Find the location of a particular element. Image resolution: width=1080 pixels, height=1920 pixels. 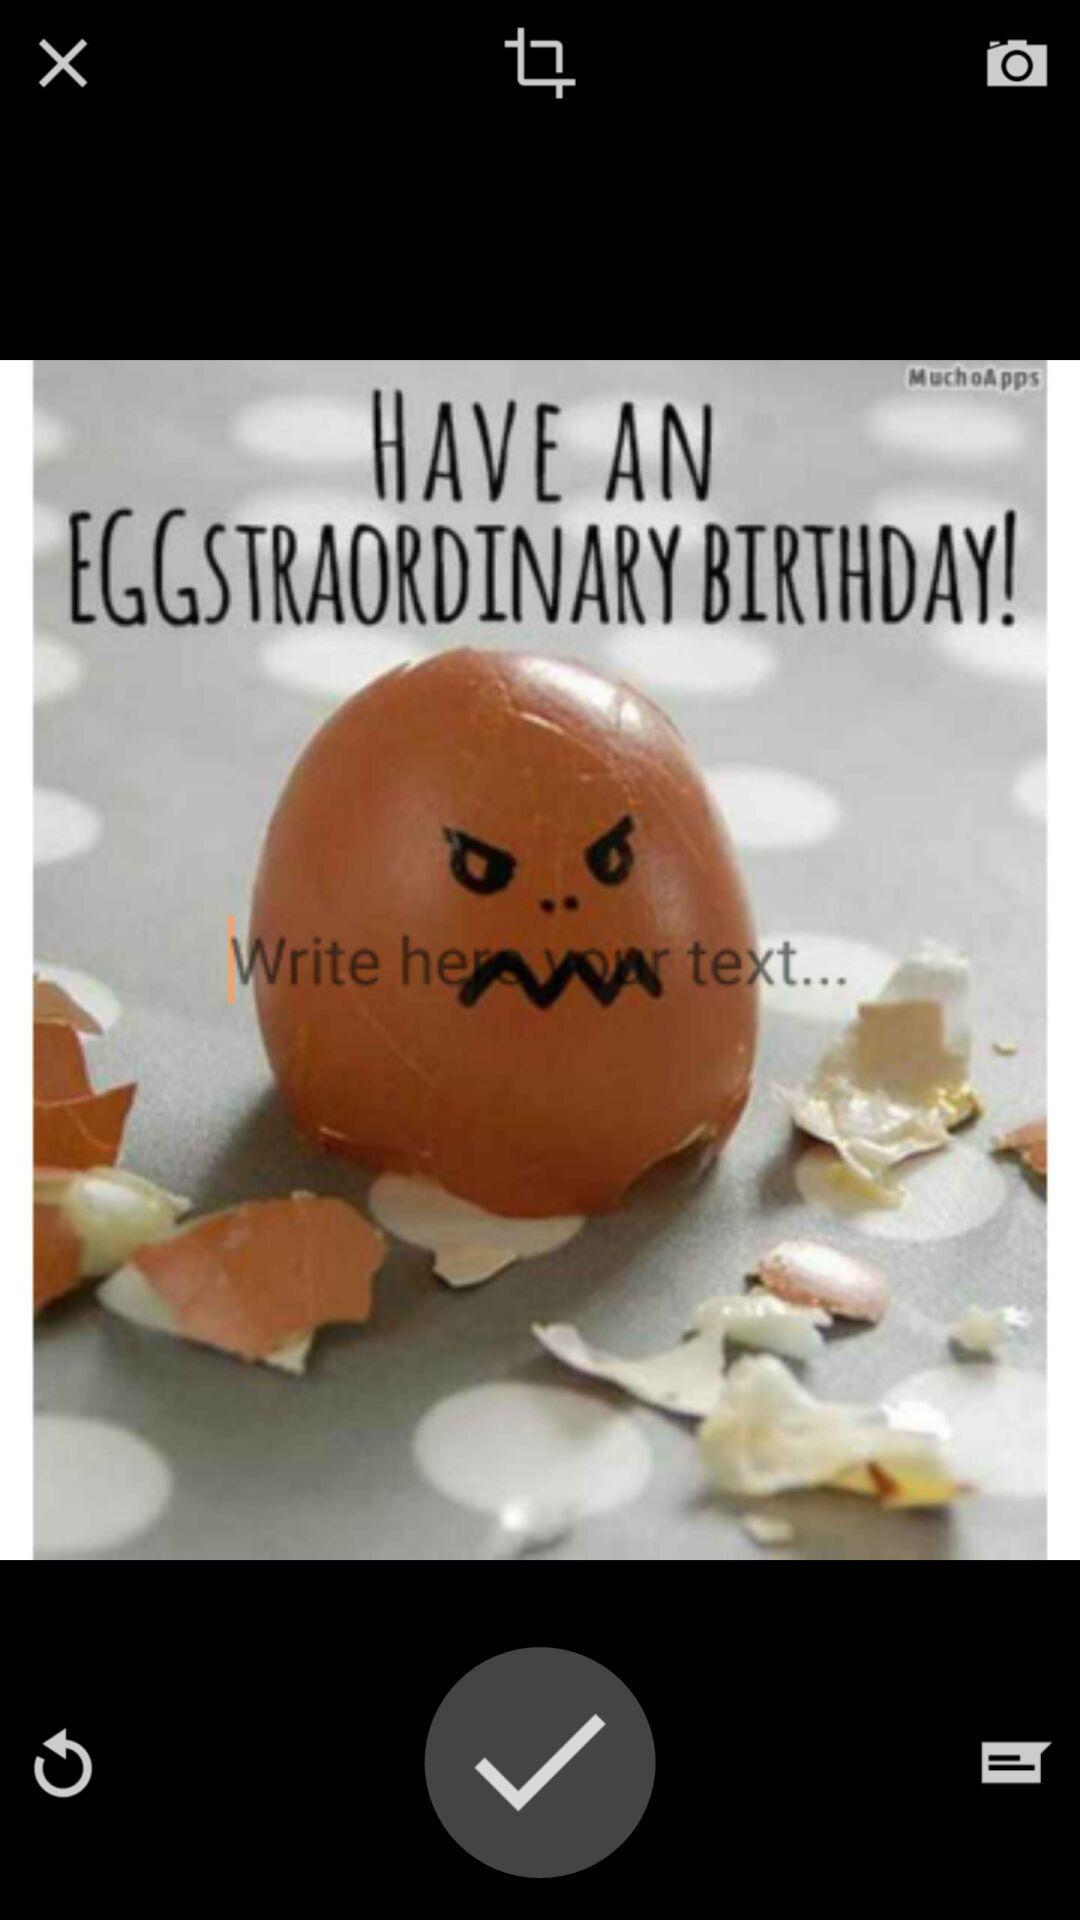

confirm is located at coordinates (540, 1762).